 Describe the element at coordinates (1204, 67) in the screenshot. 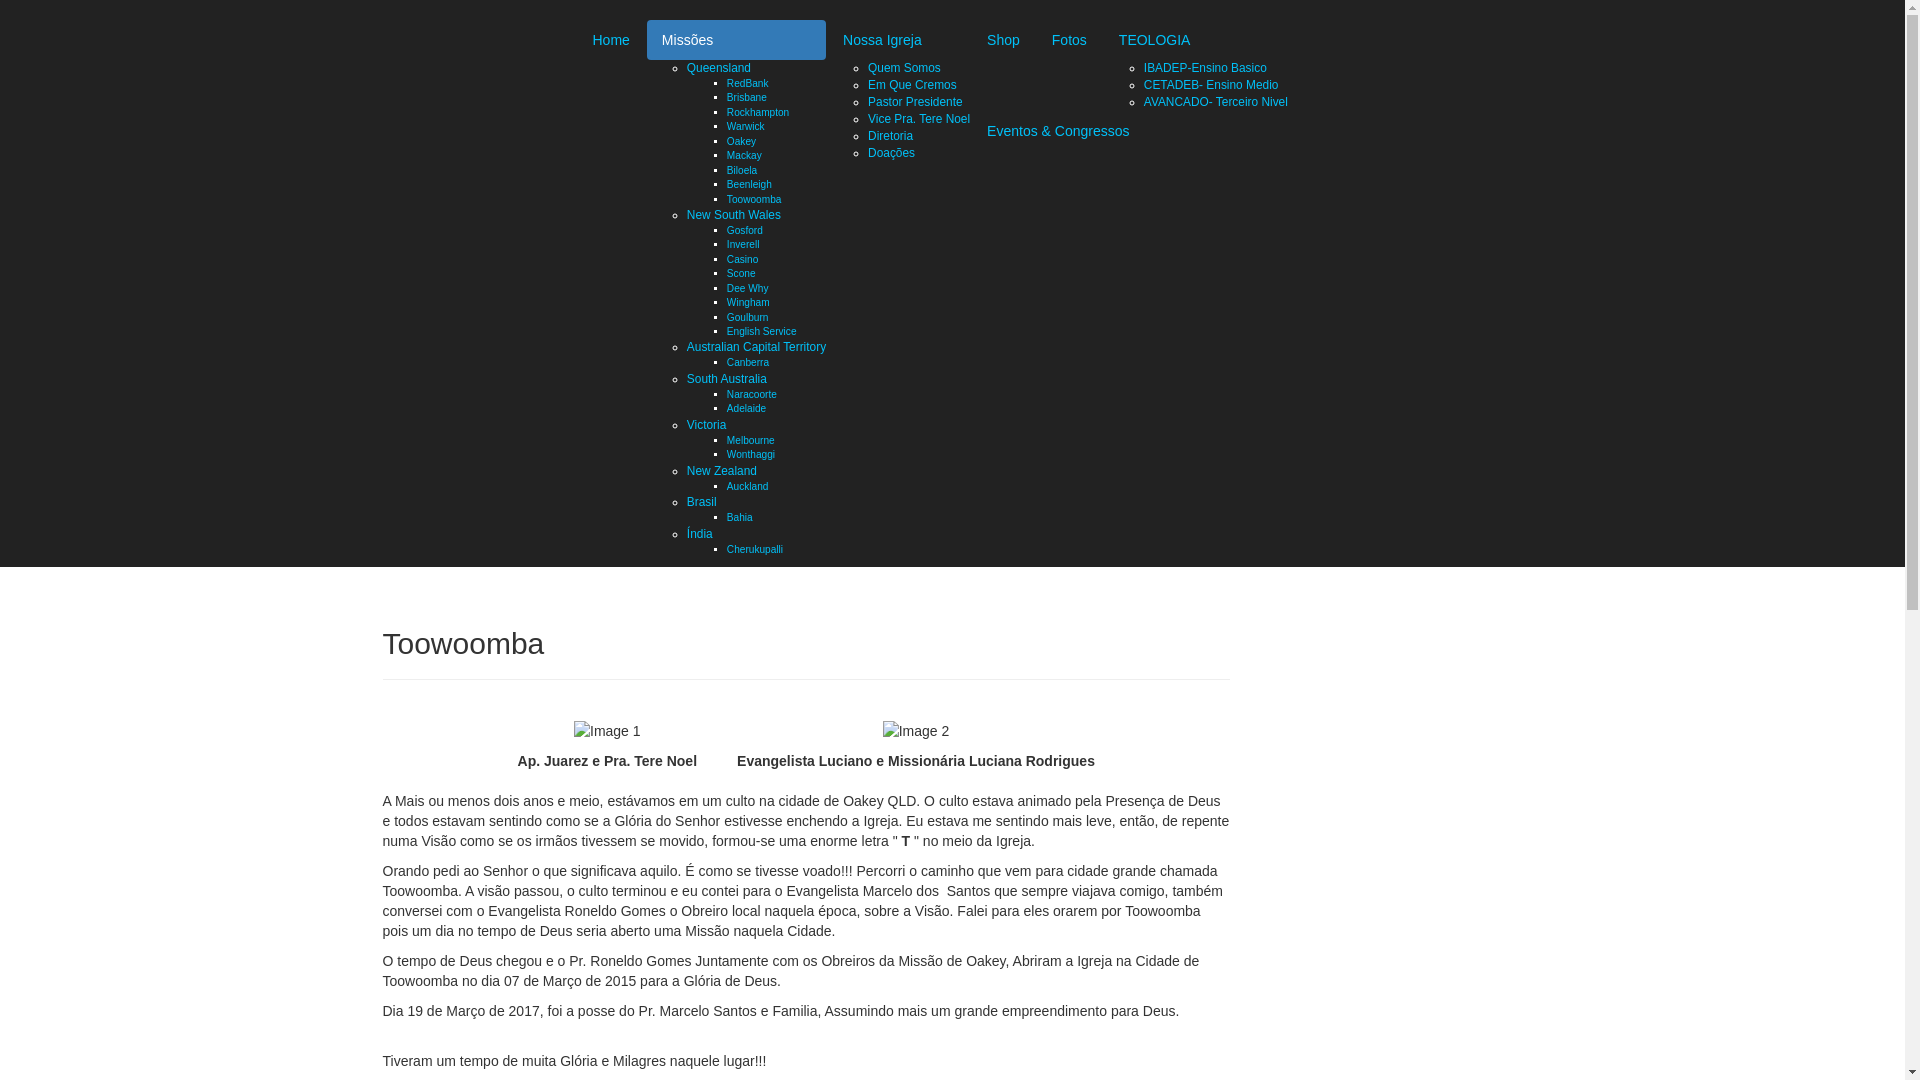

I see `'IBADEP-Ensino Basico'` at that location.